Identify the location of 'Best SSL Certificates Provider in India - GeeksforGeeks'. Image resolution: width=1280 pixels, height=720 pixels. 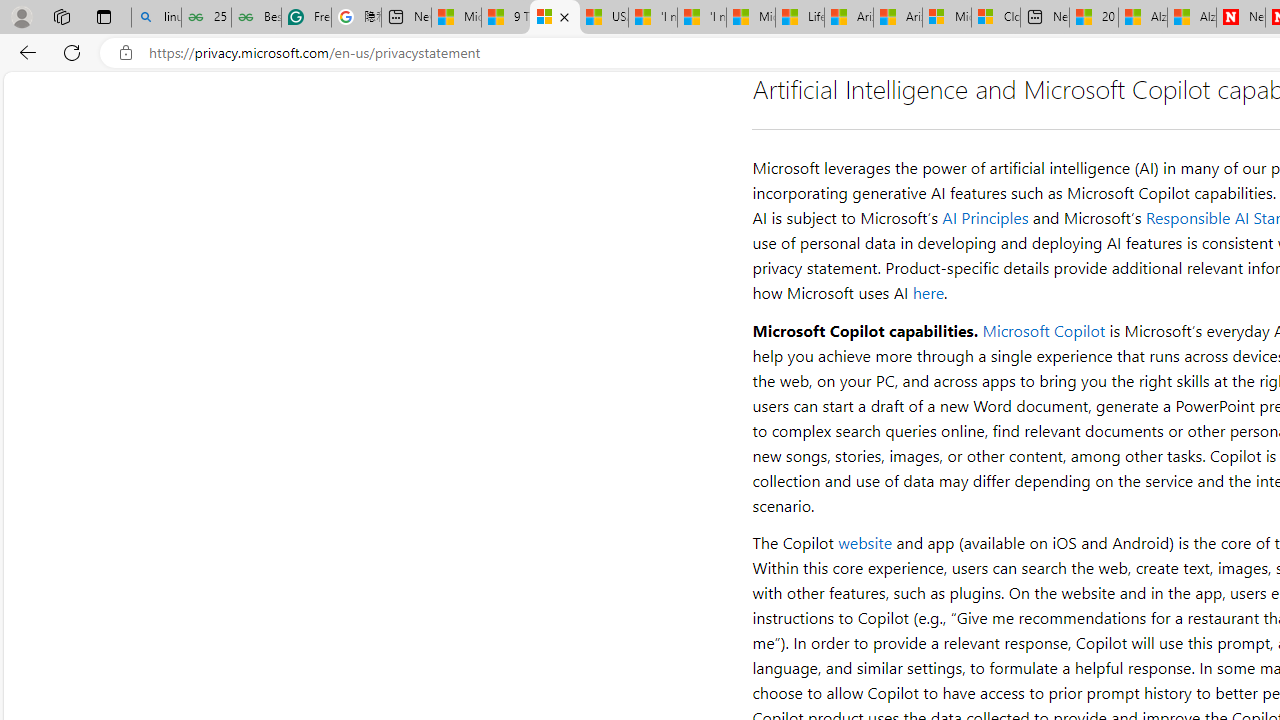
(255, 17).